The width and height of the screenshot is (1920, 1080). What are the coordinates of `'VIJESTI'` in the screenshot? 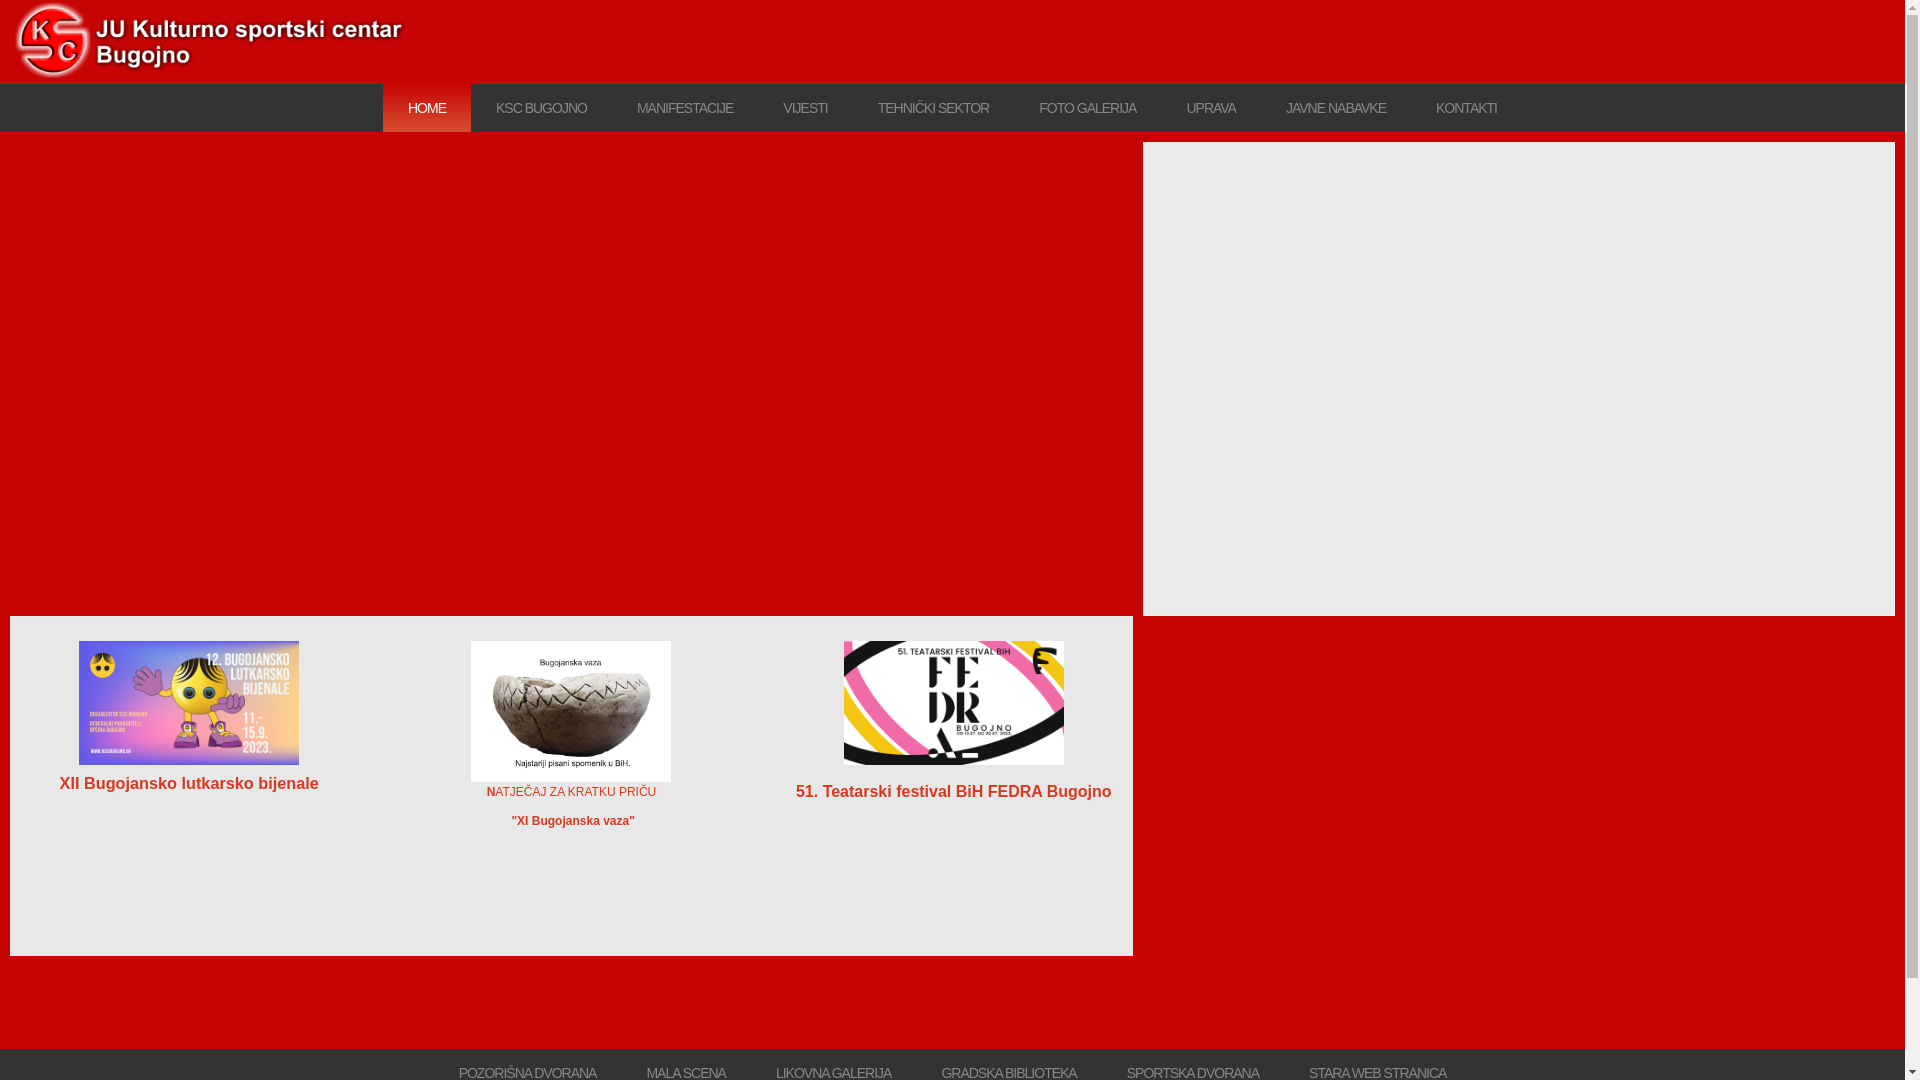 It's located at (805, 108).